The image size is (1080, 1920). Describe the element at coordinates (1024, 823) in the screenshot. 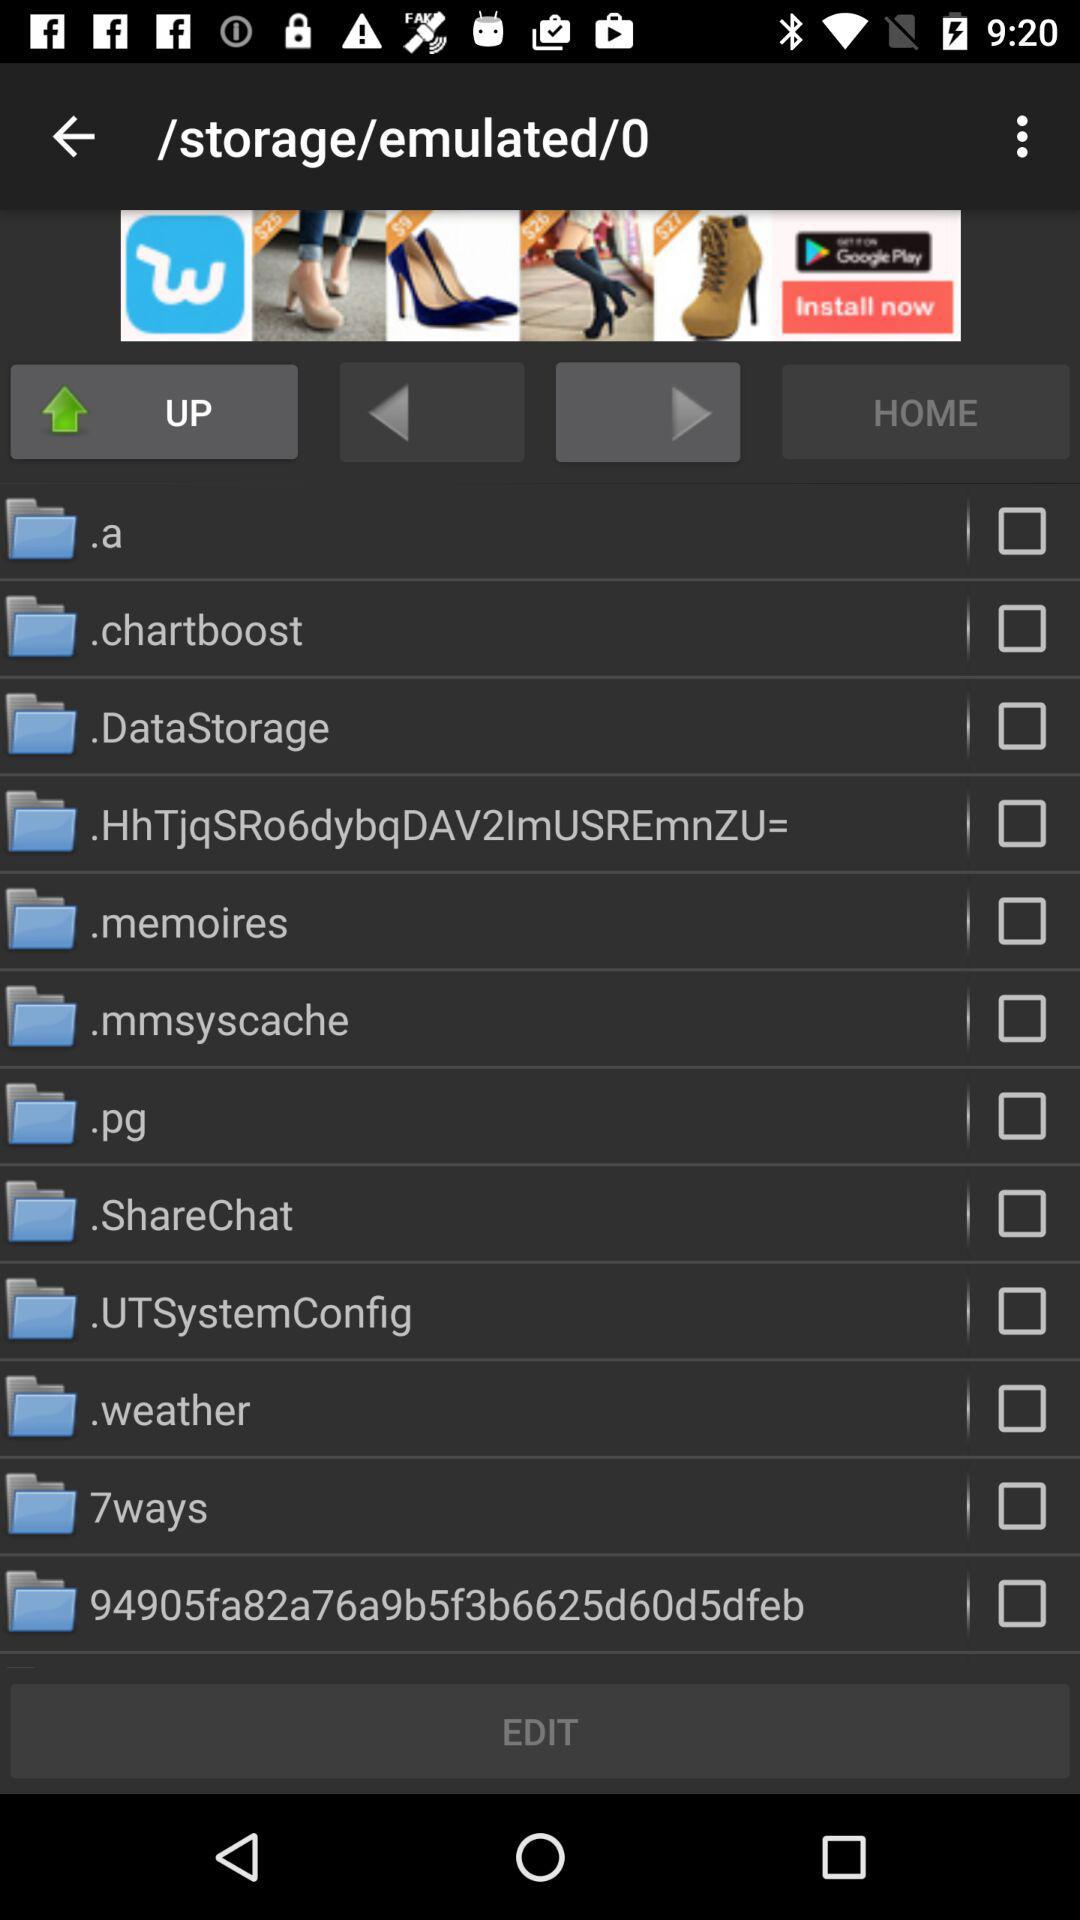

I see `file` at that location.